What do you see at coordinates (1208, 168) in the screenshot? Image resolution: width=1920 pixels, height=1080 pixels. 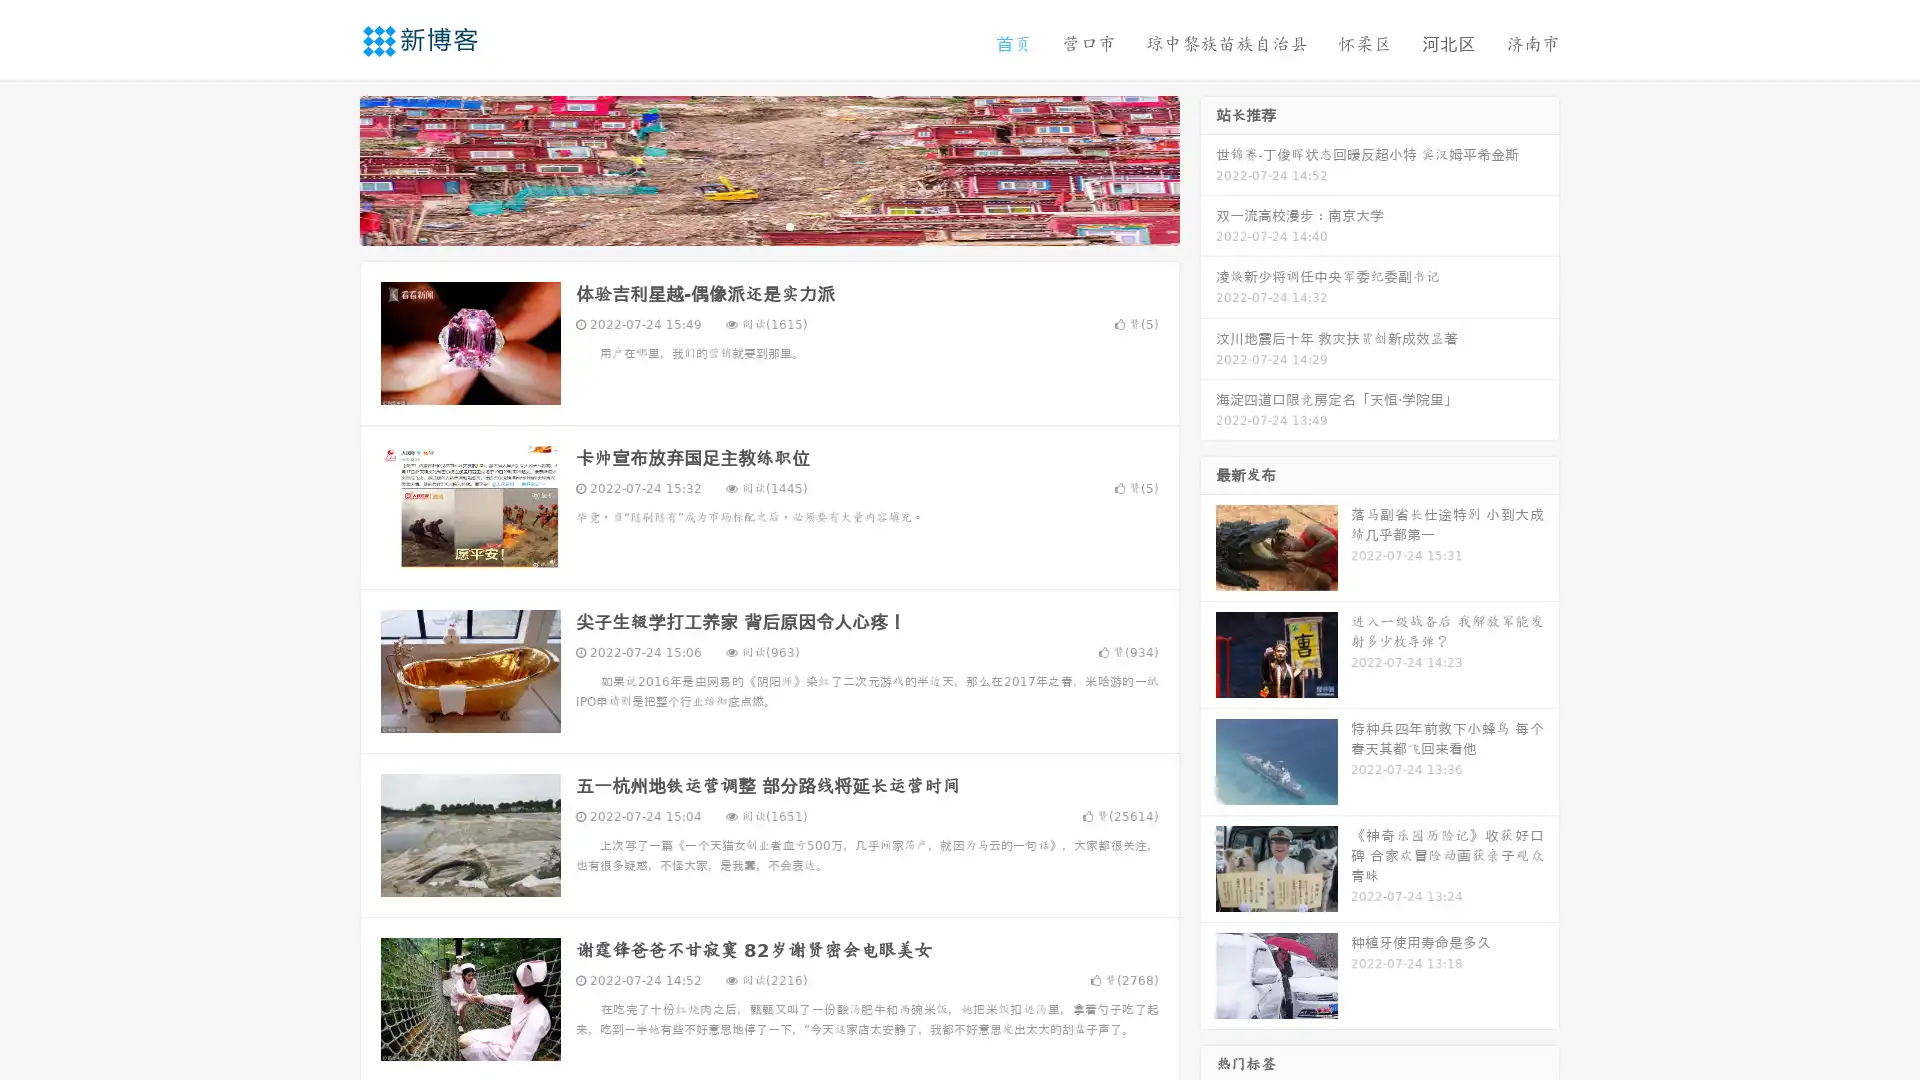 I see `Next slide` at bounding box center [1208, 168].